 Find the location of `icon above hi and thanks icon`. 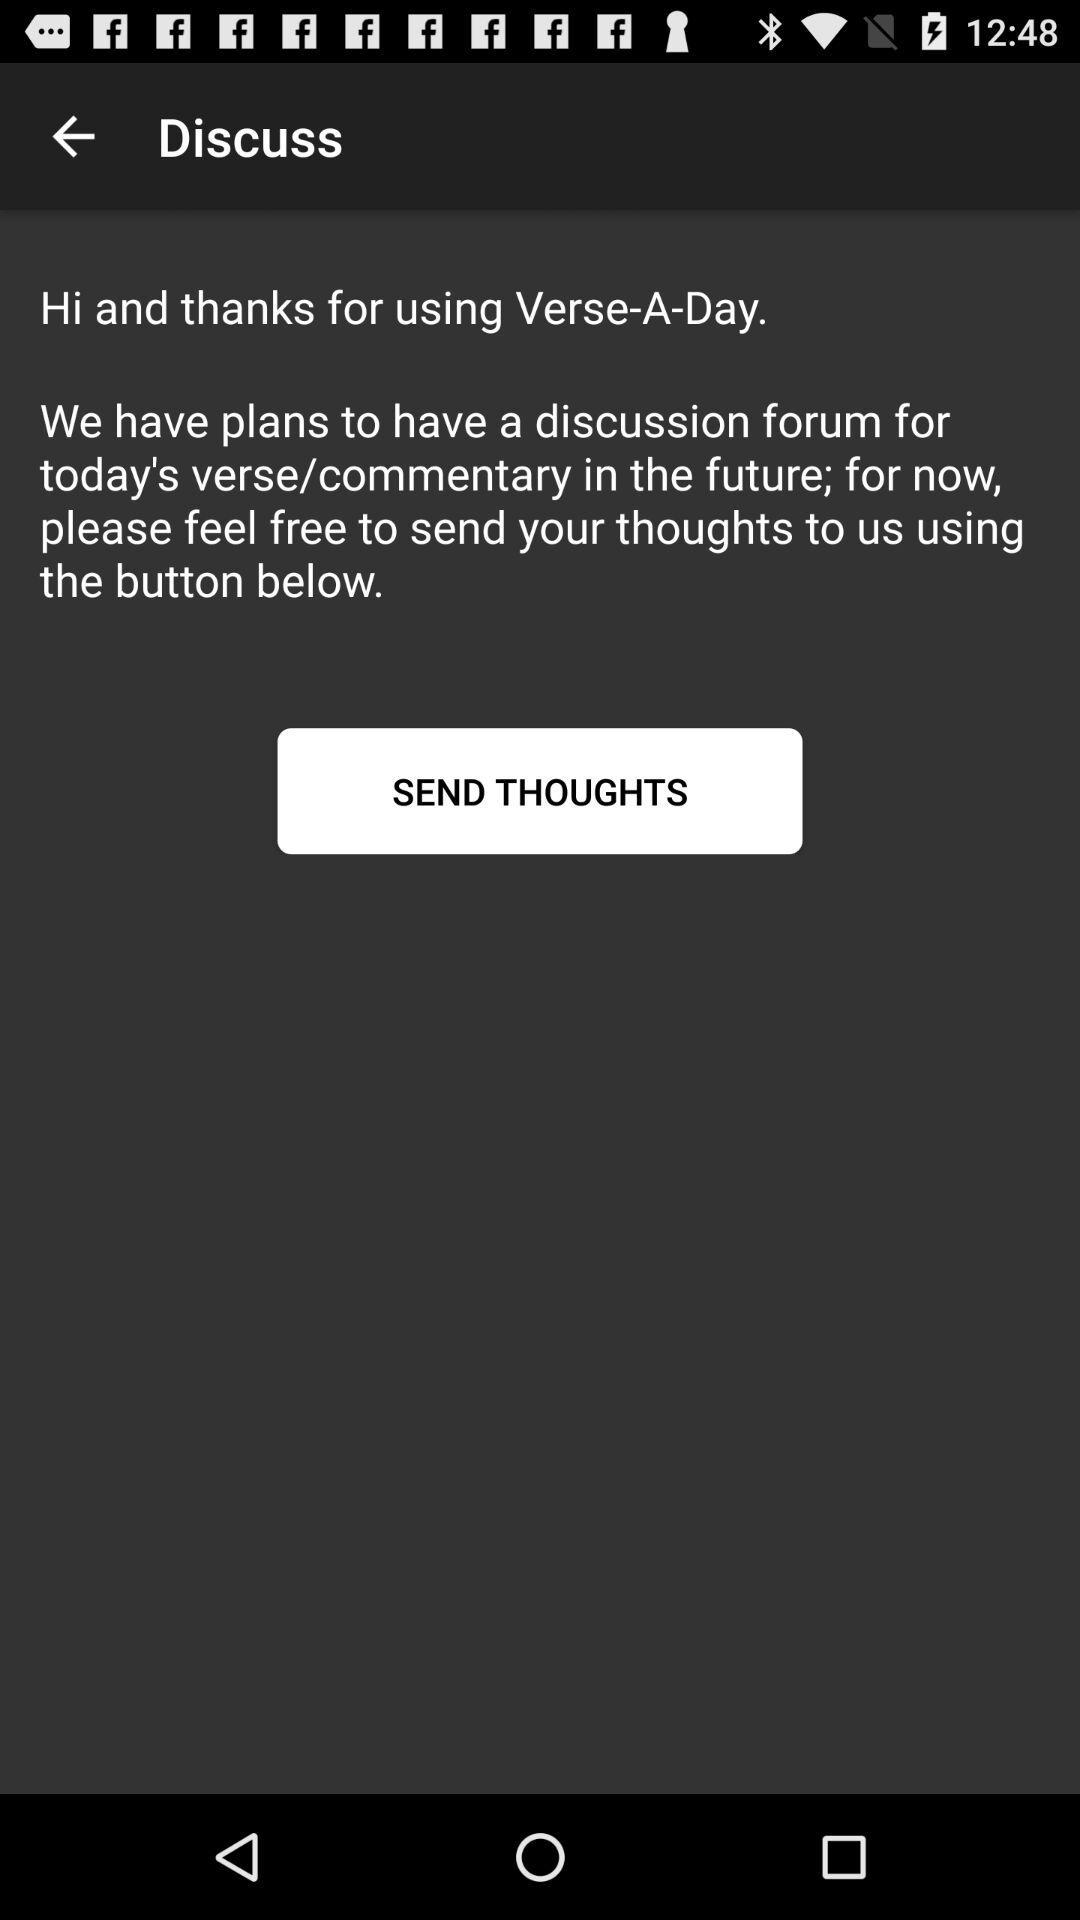

icon above hi and thanks icon is located at coordinates (72, 135).